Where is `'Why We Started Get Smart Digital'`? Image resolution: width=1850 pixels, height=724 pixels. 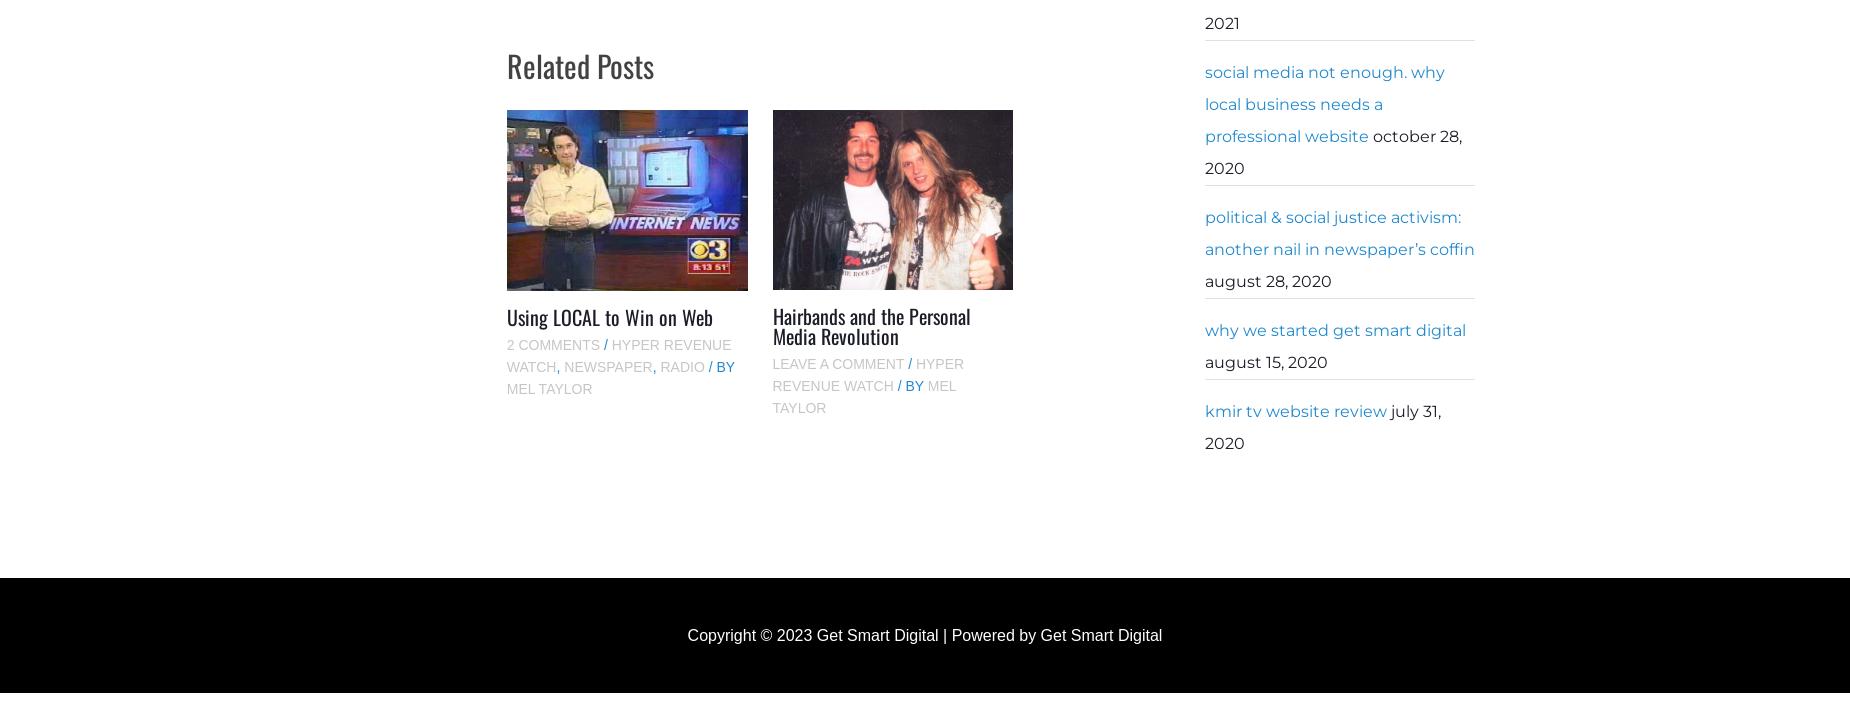
'Why We Started Get Smart Digital' is located at coordinates (1334, 329).